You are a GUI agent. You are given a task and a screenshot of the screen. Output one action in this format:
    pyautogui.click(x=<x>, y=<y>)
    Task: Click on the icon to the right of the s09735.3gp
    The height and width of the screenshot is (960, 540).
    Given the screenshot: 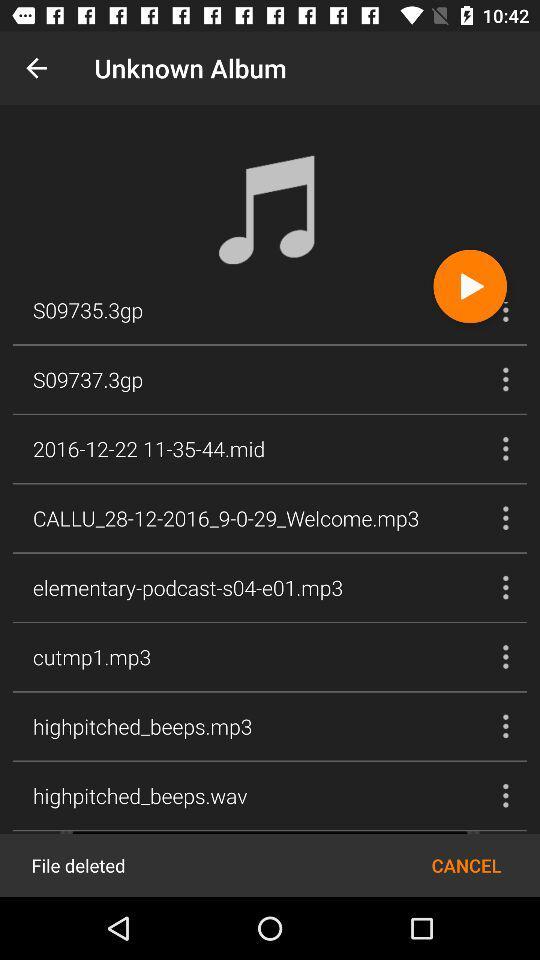 What is the action you would take?
    pyautogui.click(x=470, y=285)
    